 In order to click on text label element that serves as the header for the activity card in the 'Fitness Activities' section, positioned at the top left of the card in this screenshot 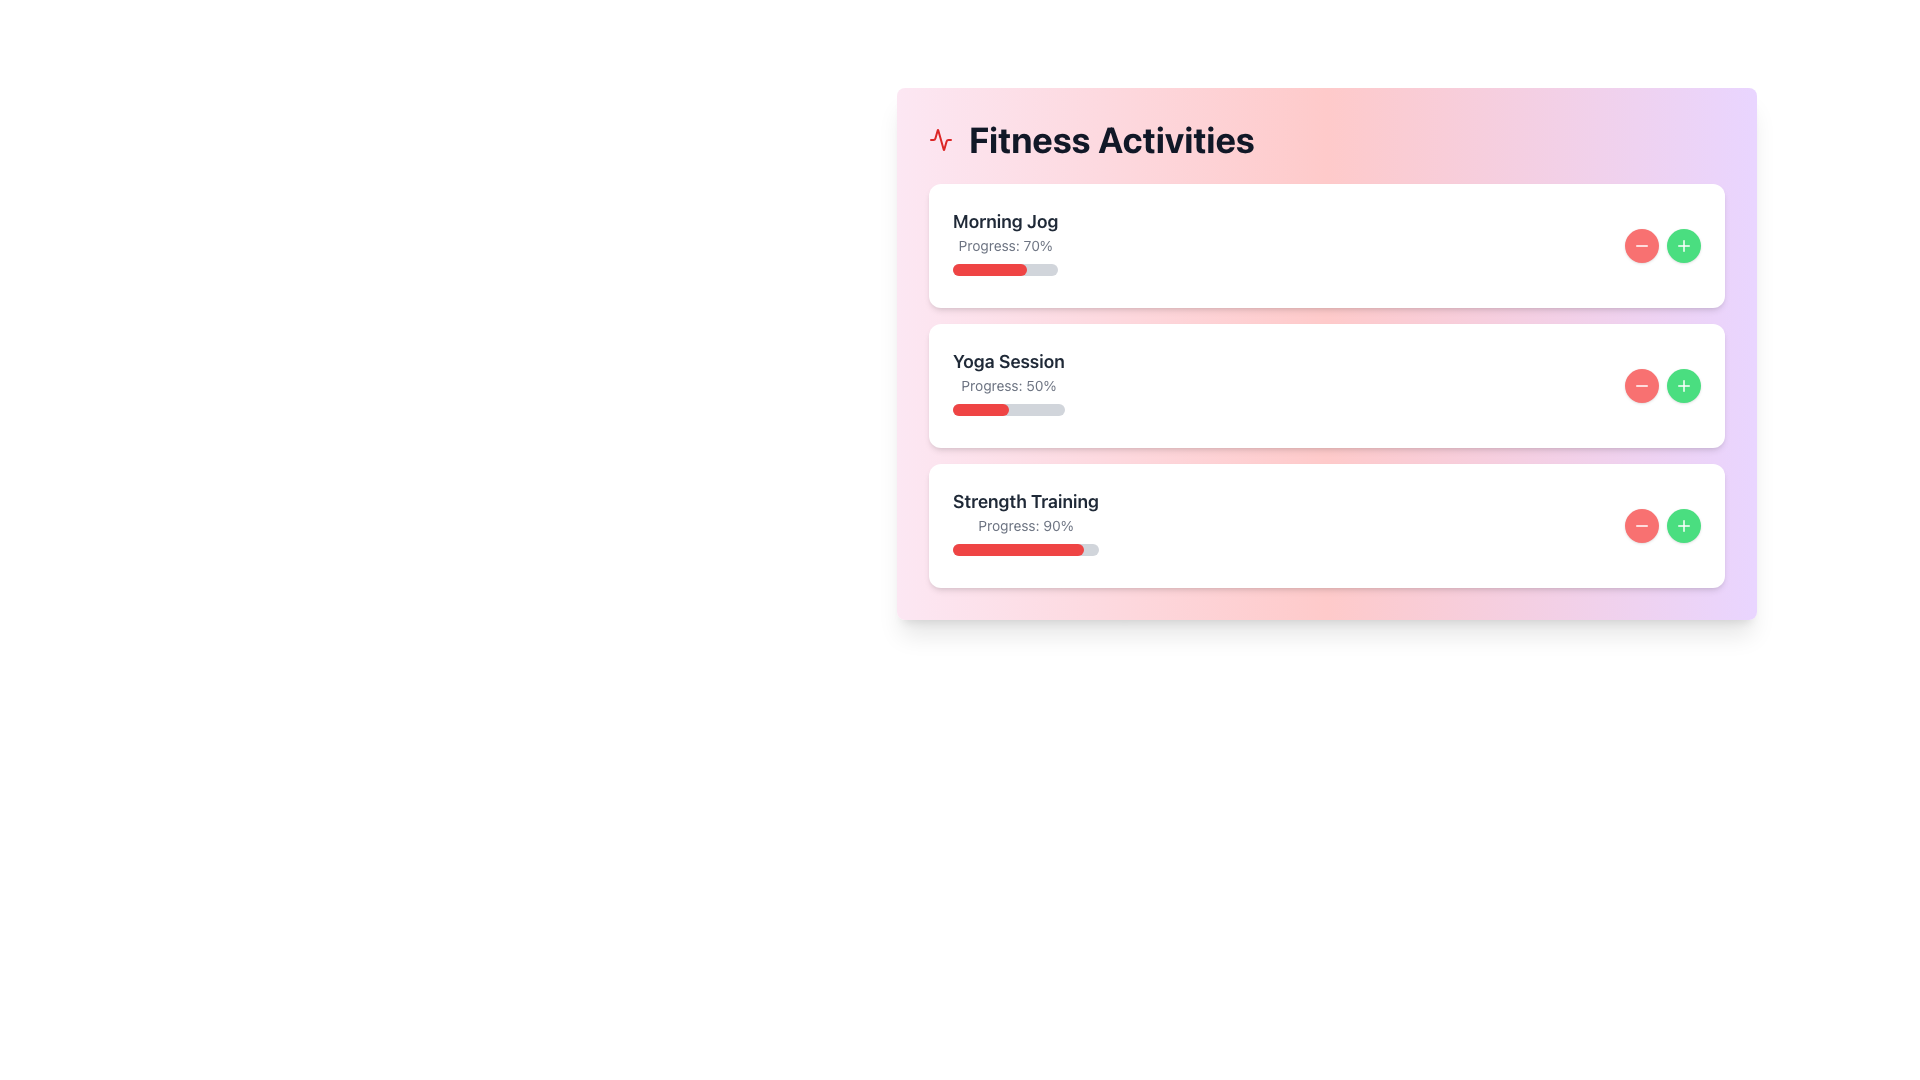, I will do `click(1005, 222)`.